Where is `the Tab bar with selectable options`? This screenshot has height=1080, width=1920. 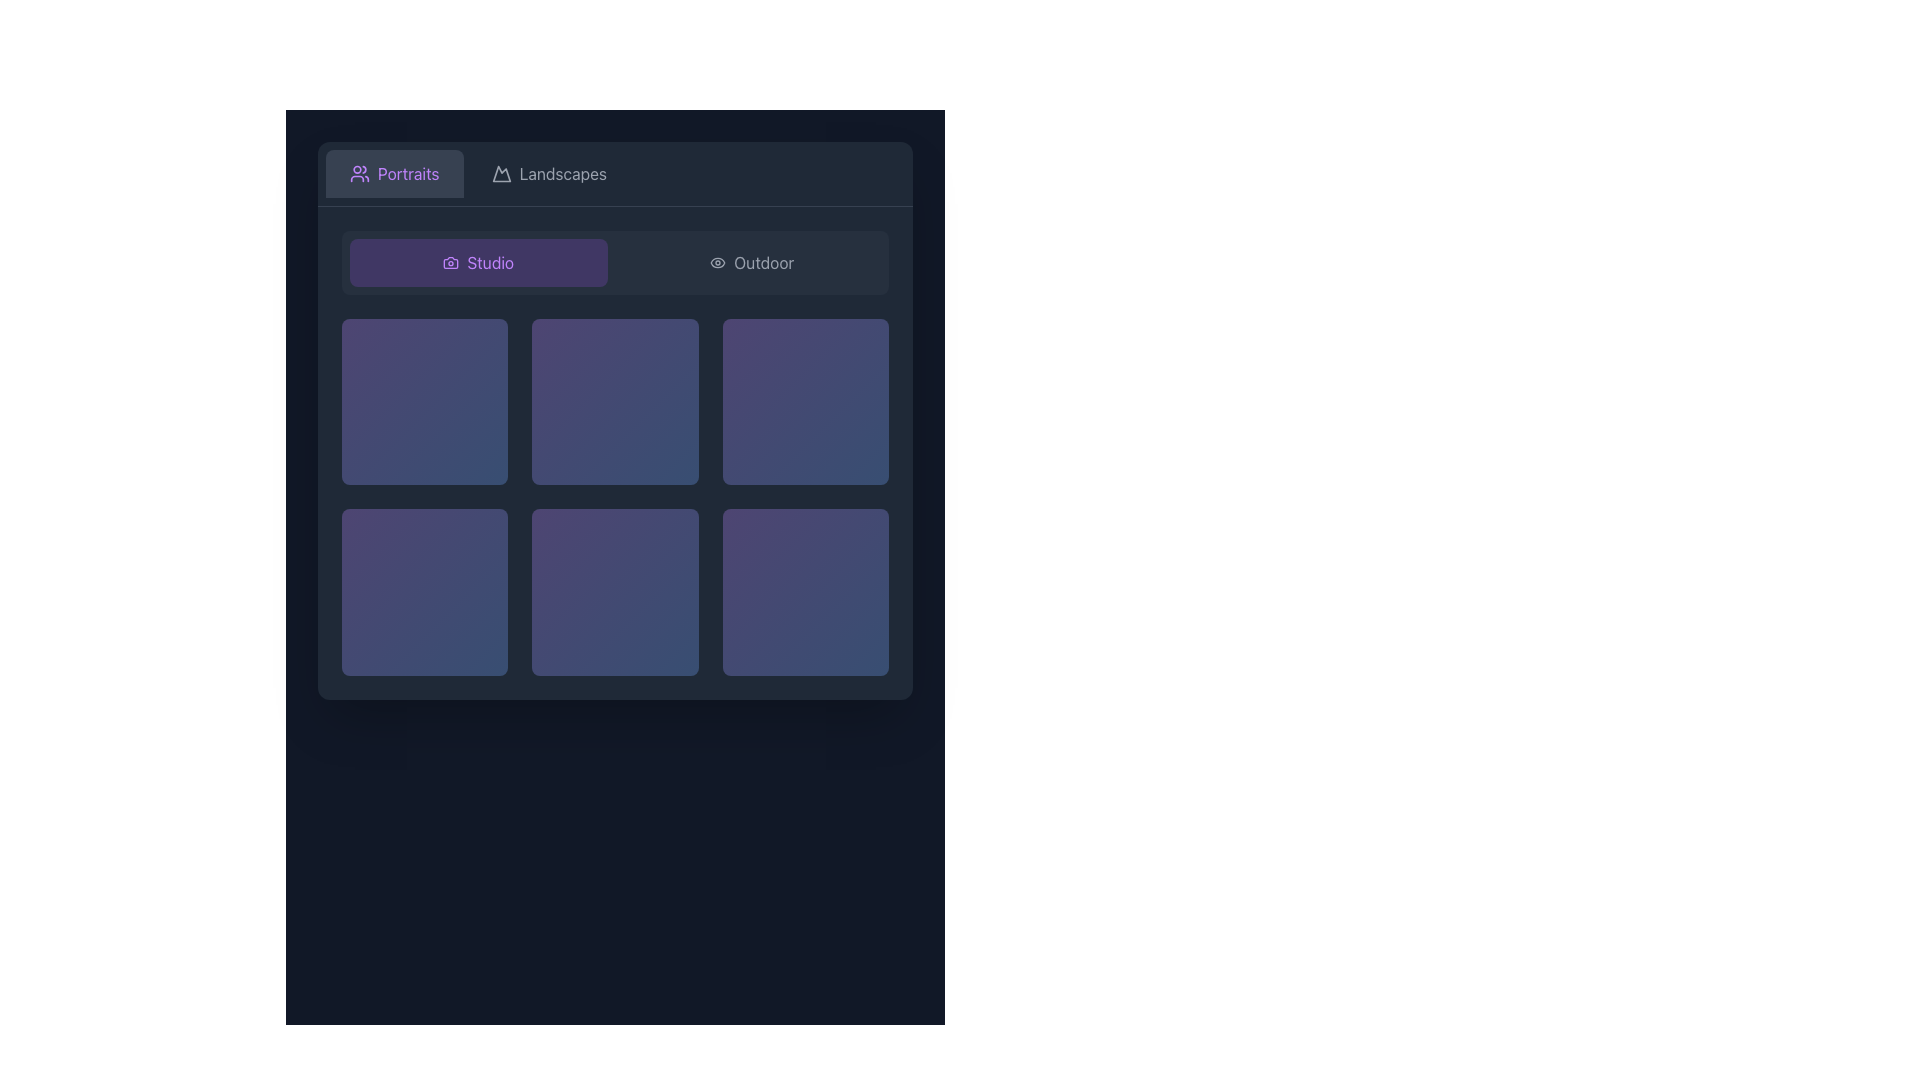 the Tab bar with selectable options is located at coordinates (614, 172).